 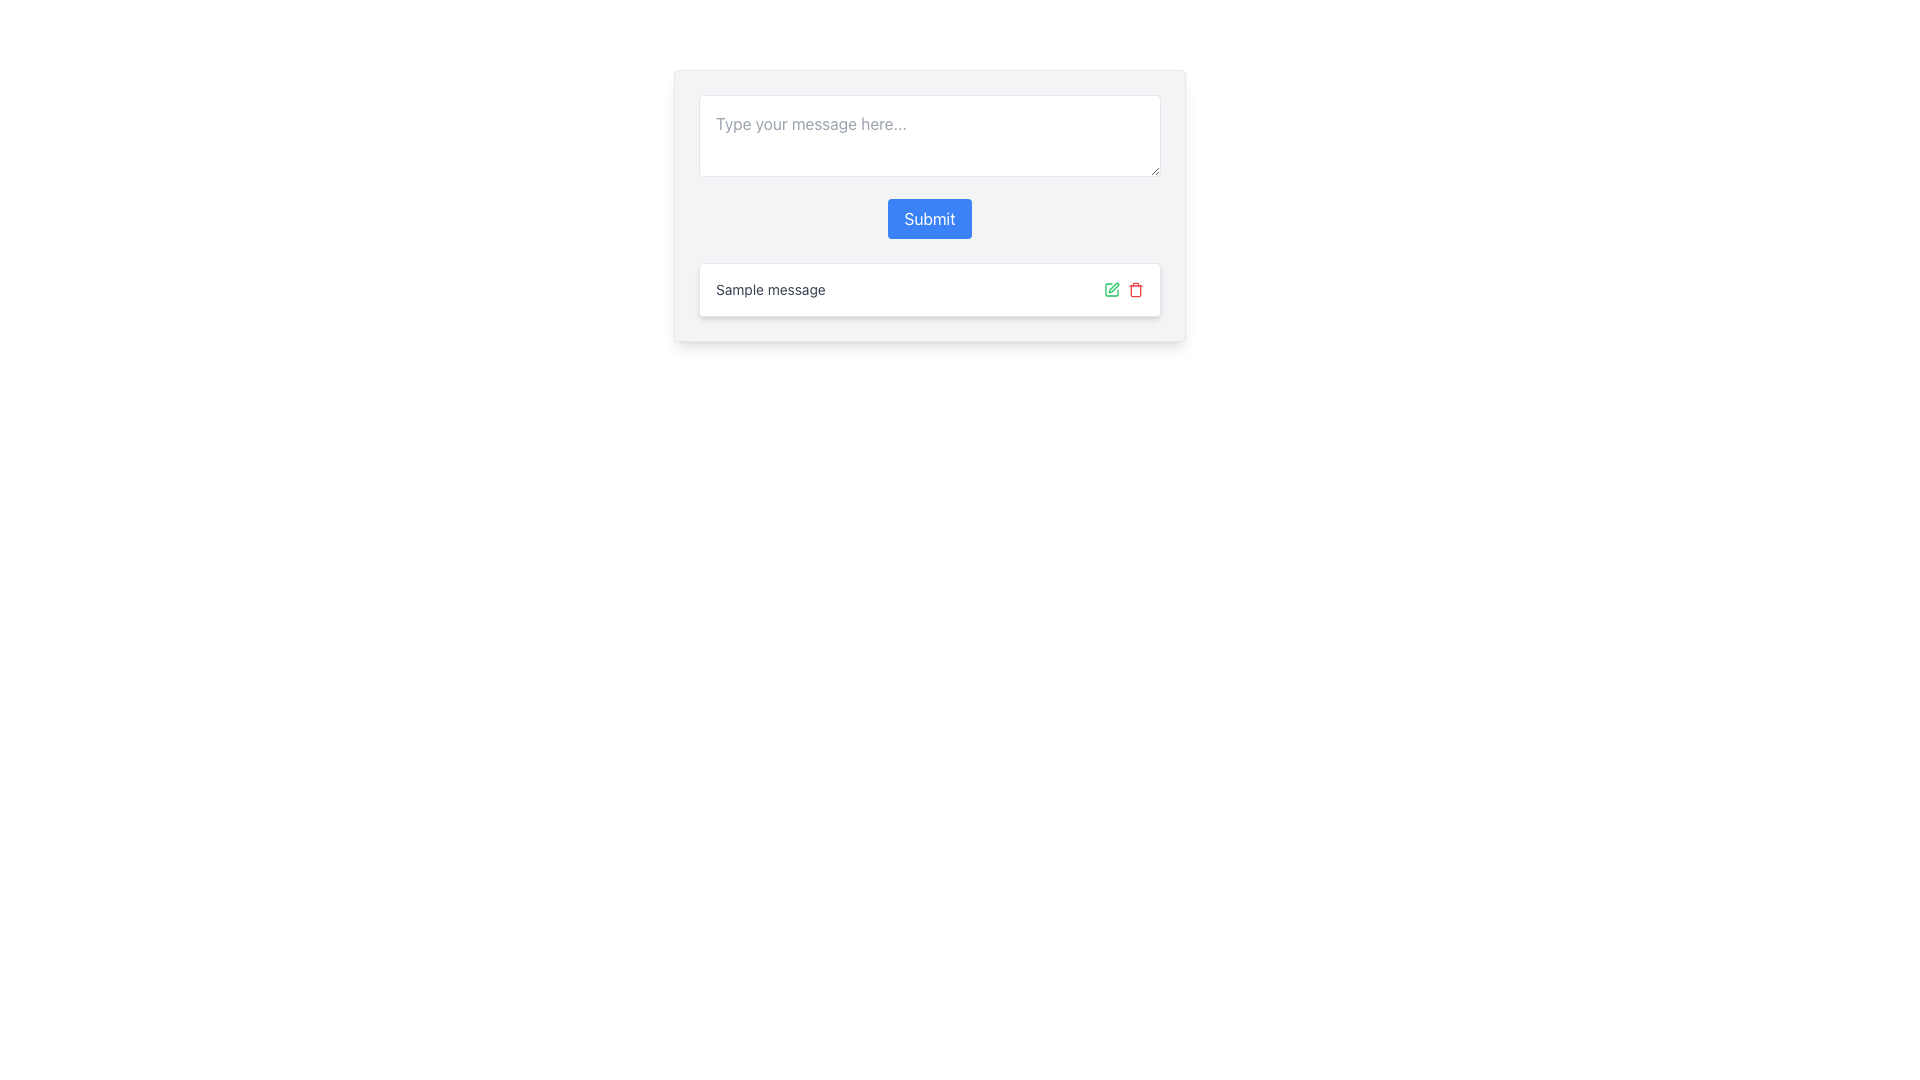 I want to click on the submit button located directly below the text input field labeled 'Type your message here...', so click(x=929, y=219).